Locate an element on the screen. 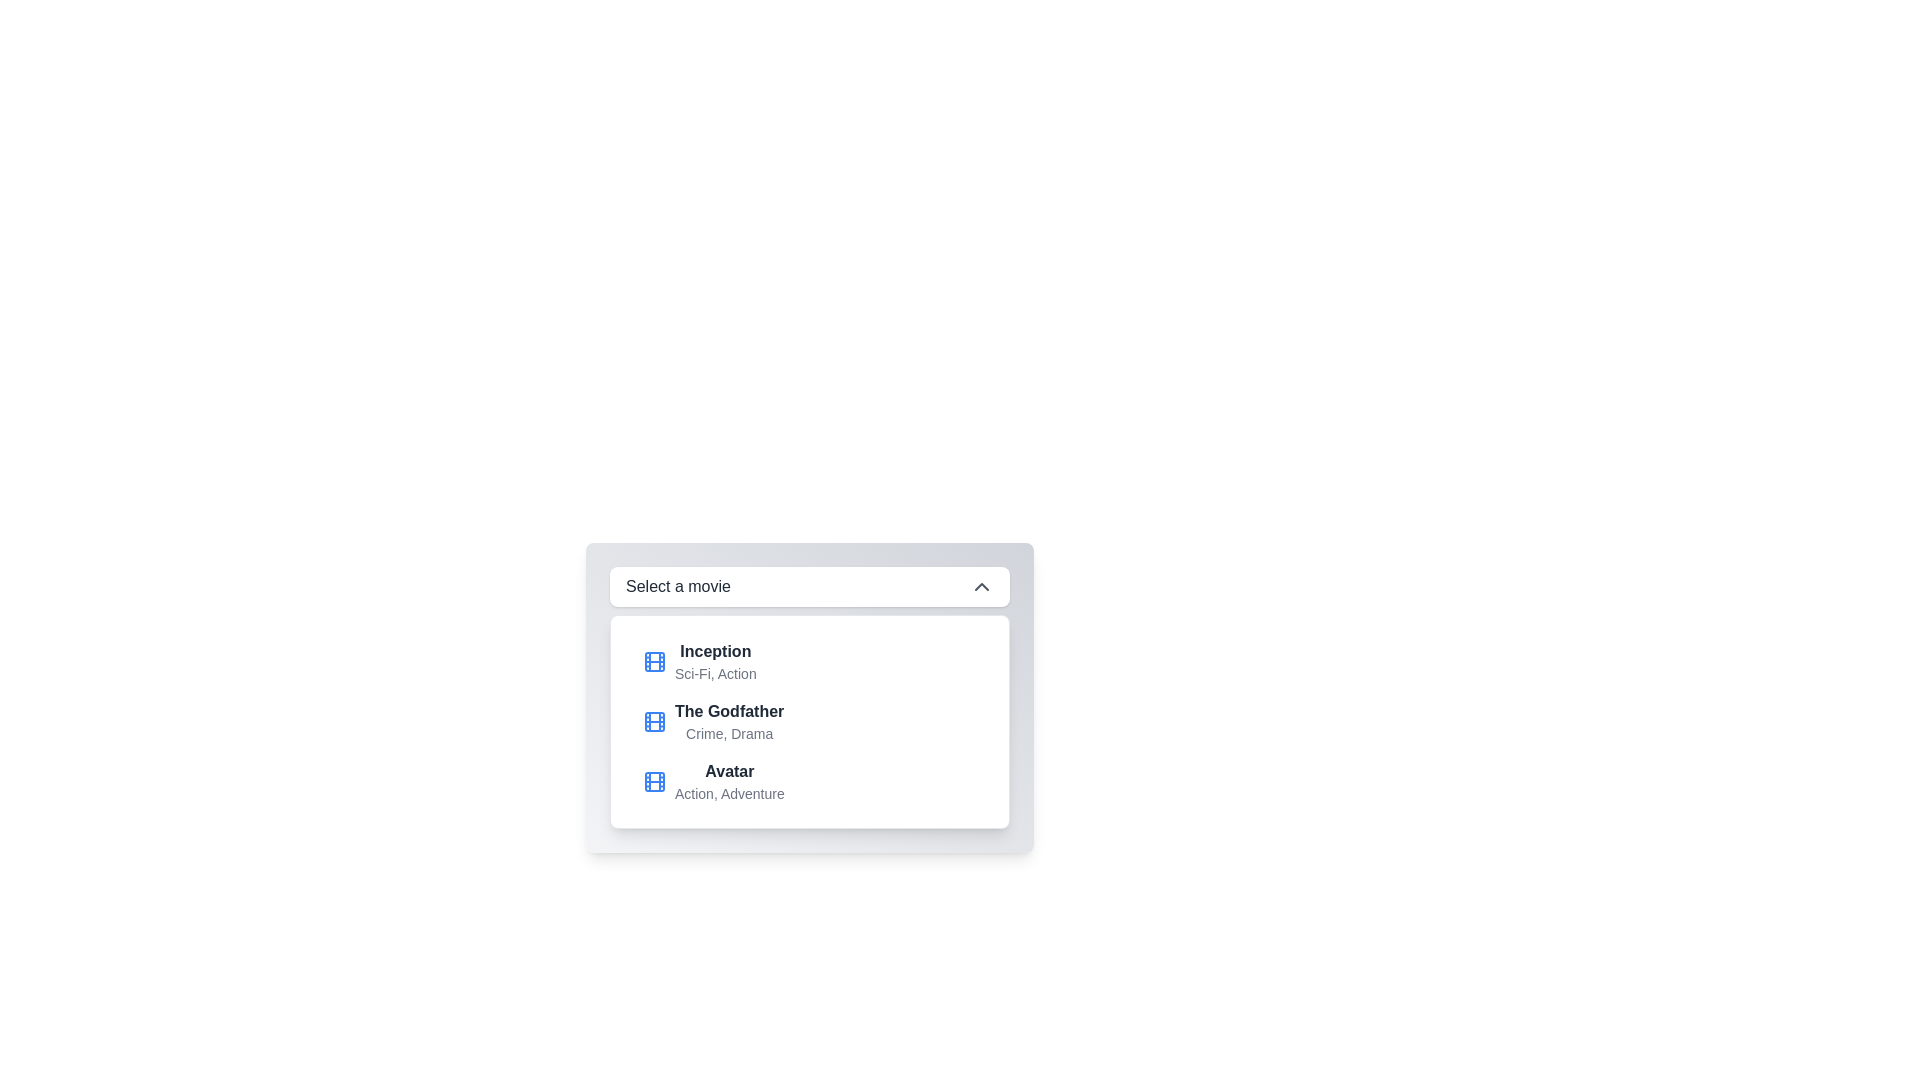 The width and height of the screenshot is (1920, 1080). the square-shaped blue icon with a perforated film-like design, which is positioned to the left of the text 'The GodfatherCrime, Drama' in the list of movie options is located at coordinates (654, 721).